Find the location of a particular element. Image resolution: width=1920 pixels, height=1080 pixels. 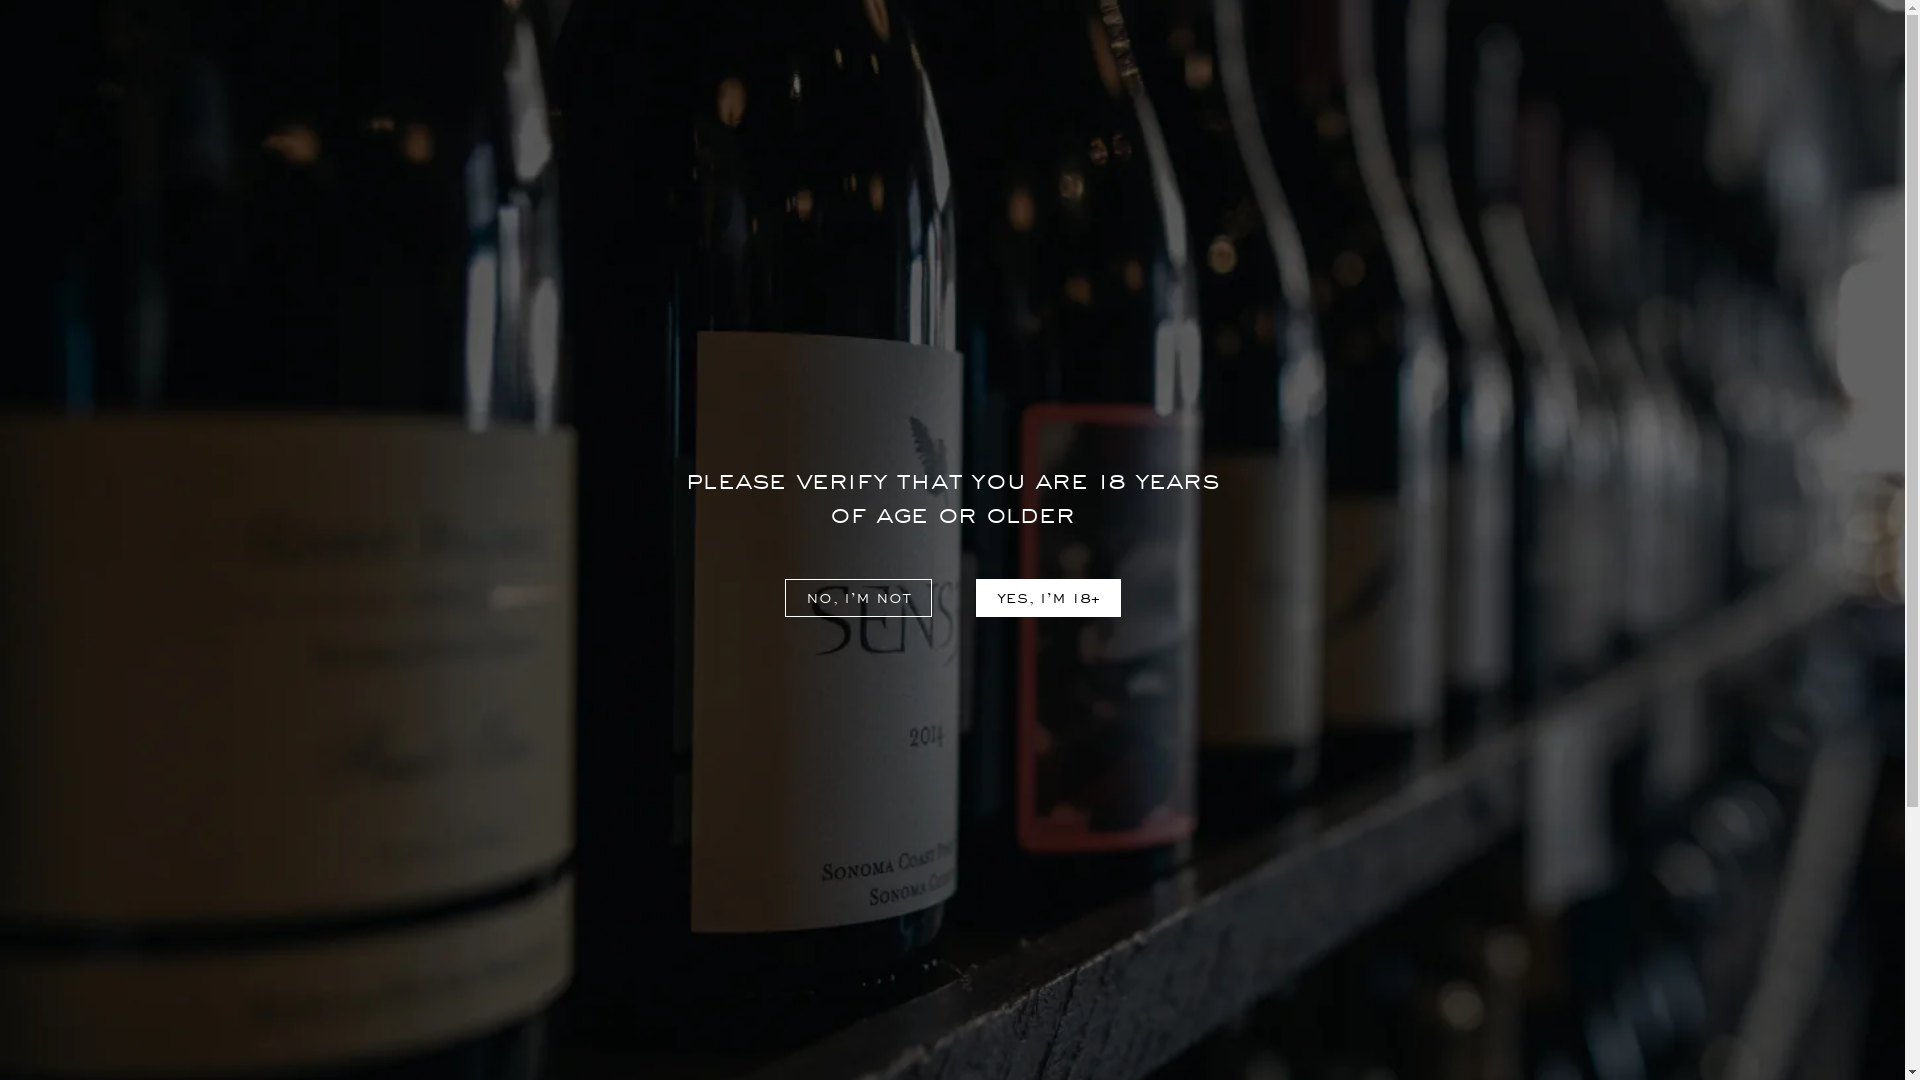

'Packs' is located at coordinates (1215, 115).